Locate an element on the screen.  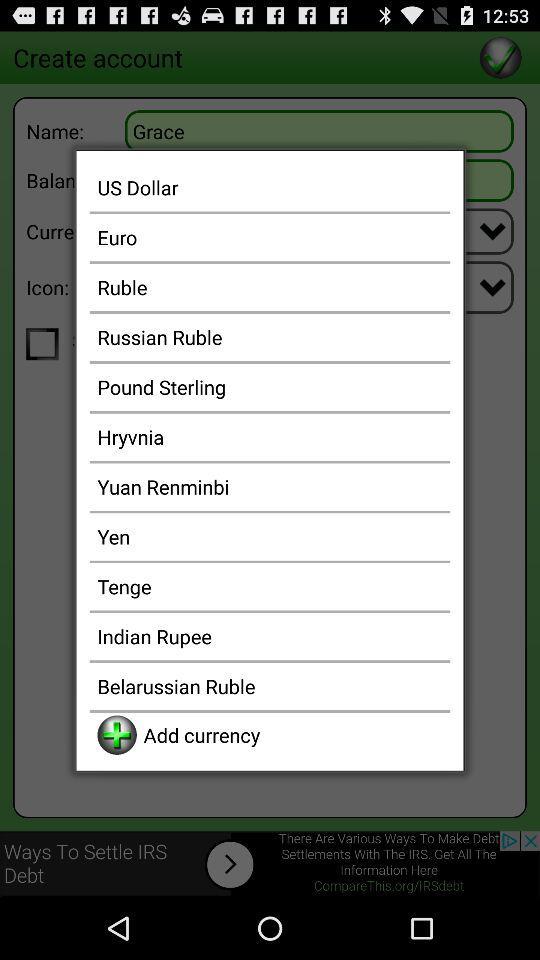
the item at the bottom left corner is located at coordinates (117, 734).